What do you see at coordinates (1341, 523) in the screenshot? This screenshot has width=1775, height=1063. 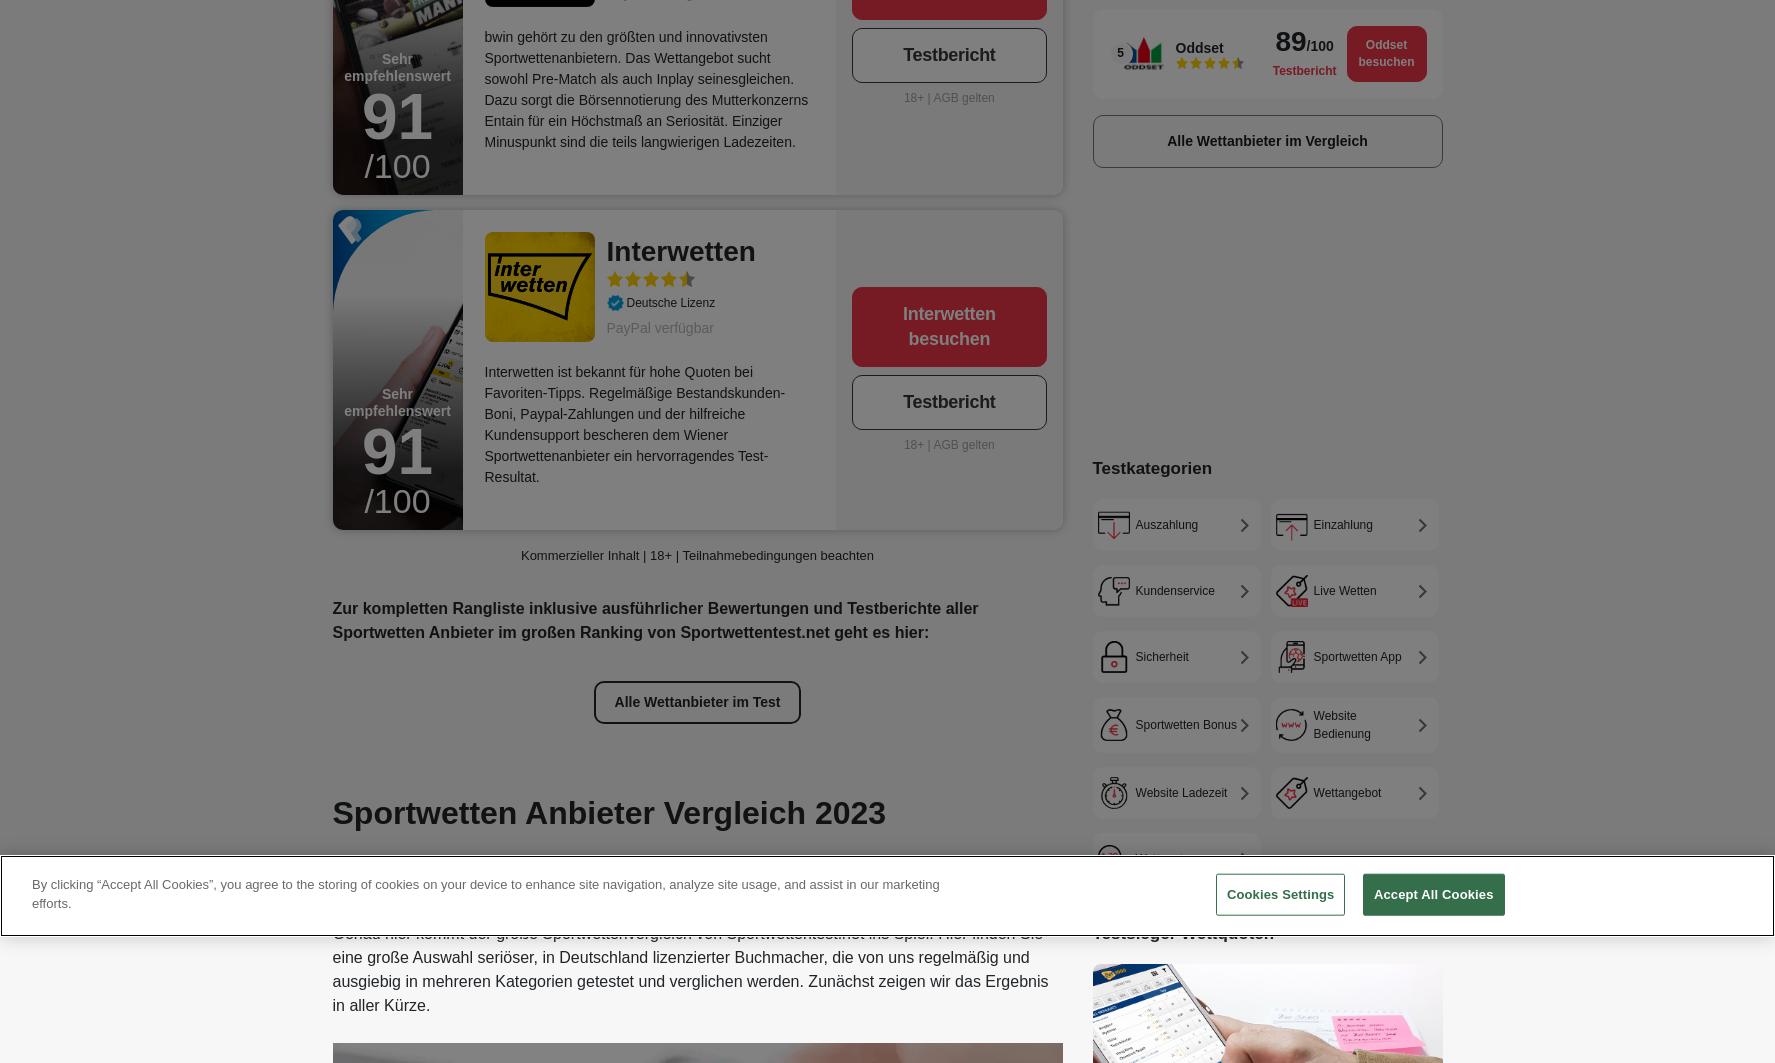 I see `'Einzahlung'` at bounding box center [1341, 523].